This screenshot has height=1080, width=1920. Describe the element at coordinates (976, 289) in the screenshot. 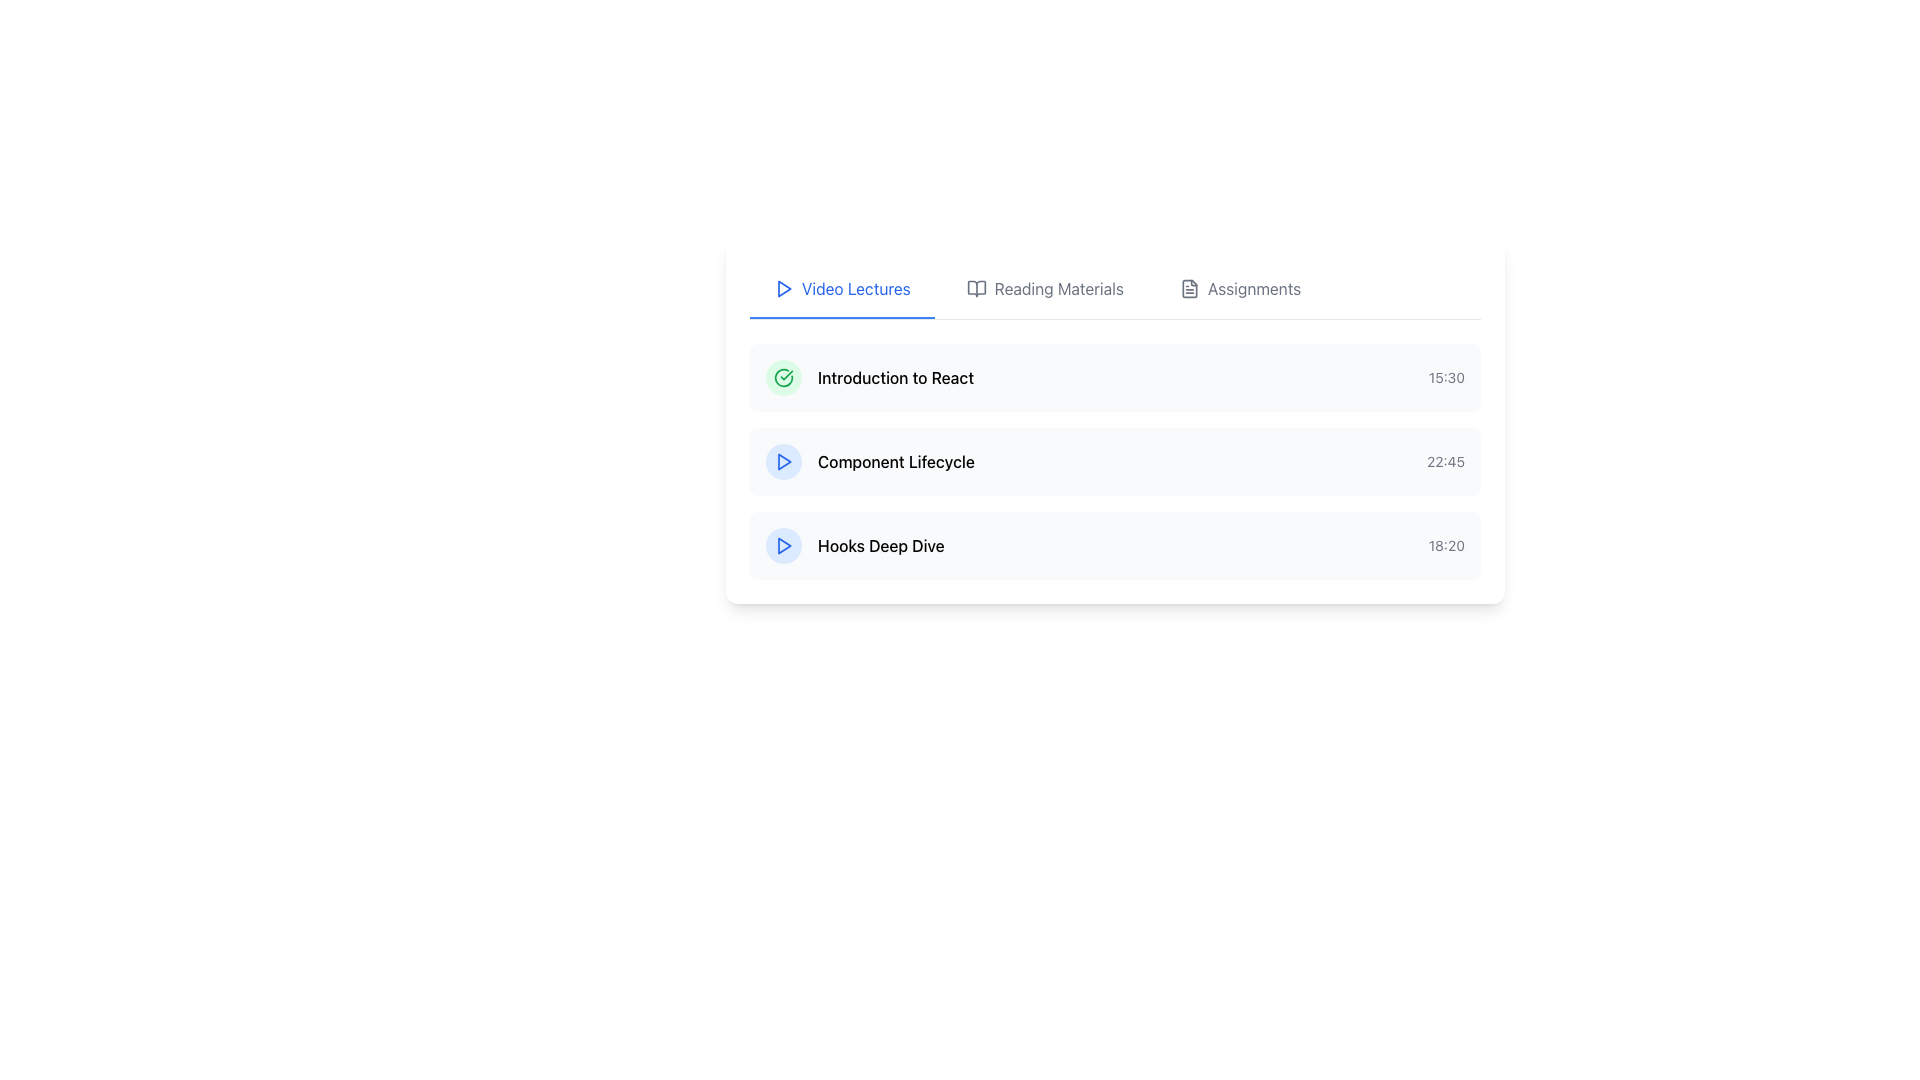

I see `the small open book icon in the 'Reading Materials' tab of the top navigation bar, which is the first icon aligned to the left of the tab text` at that location.